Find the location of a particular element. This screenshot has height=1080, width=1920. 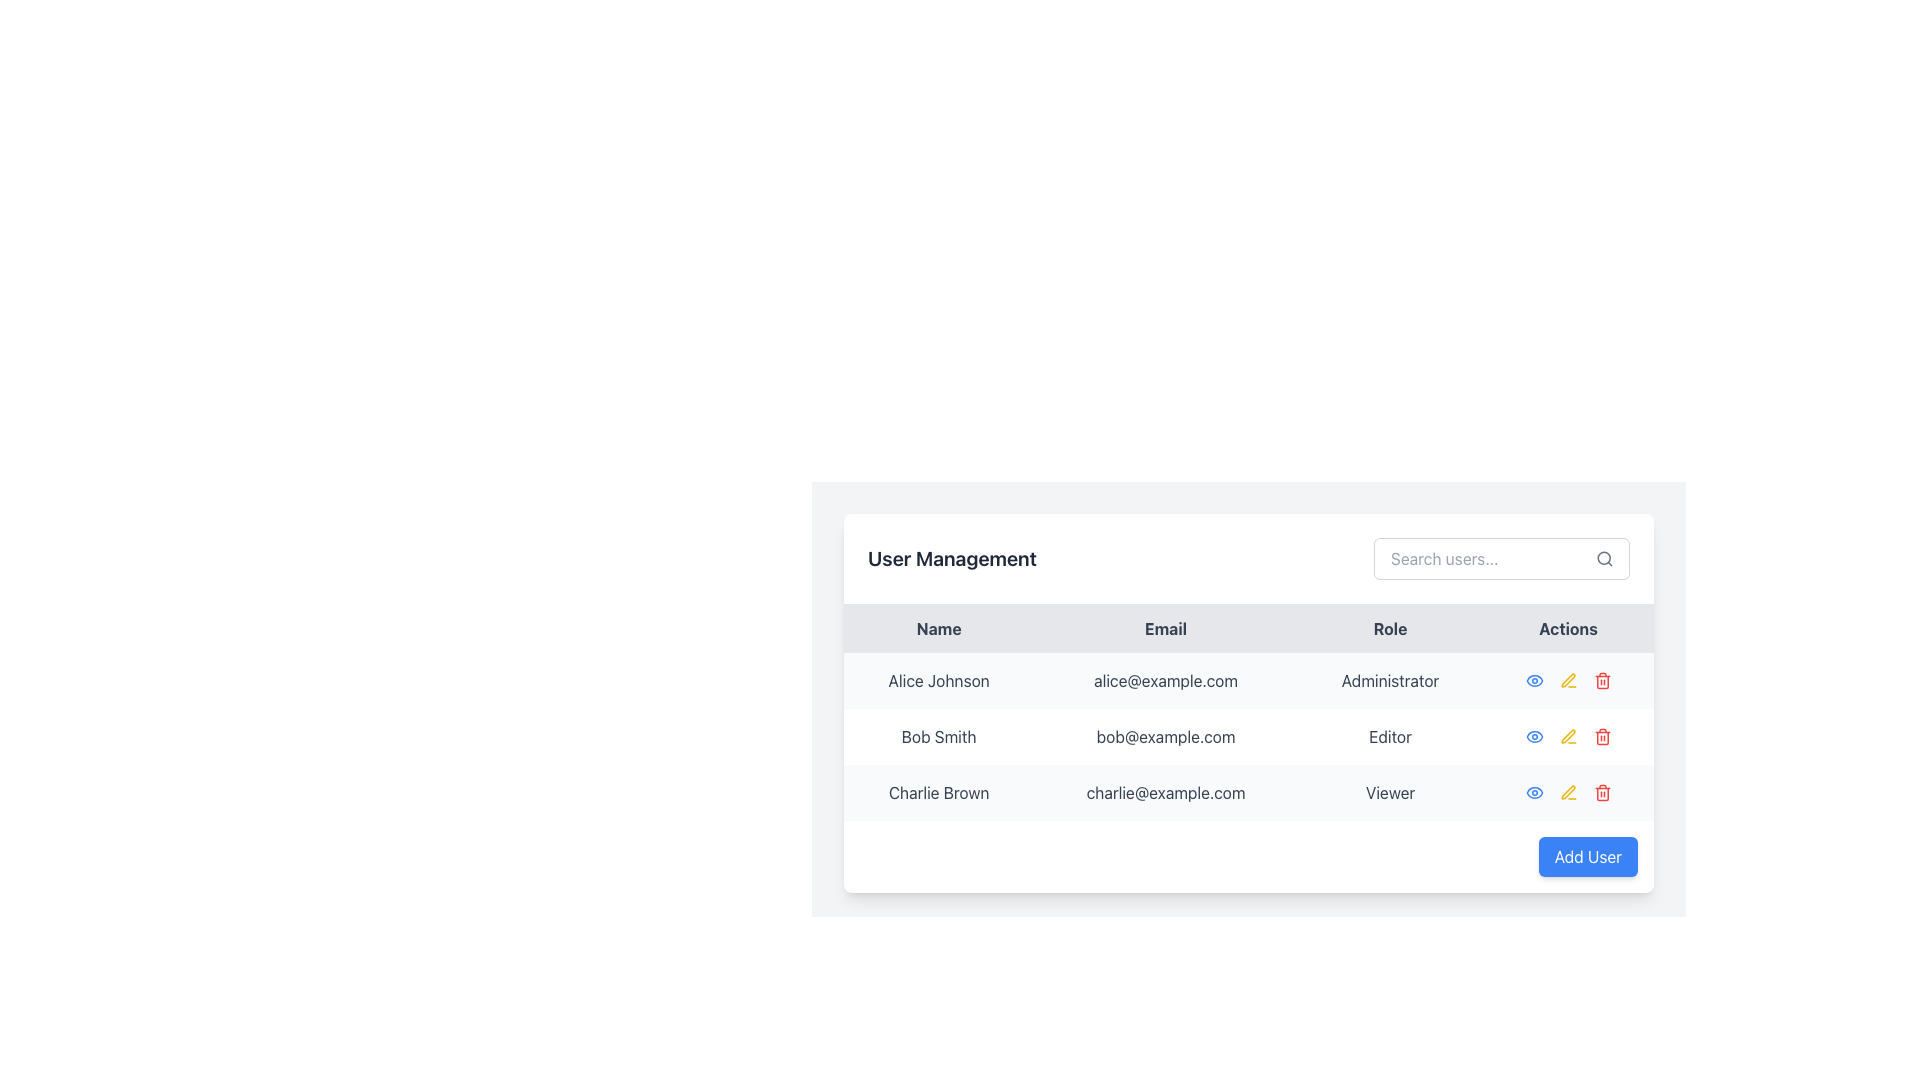

the button located at the bottom-right of the user management panel to change its background color is located at coordinates (1587, 855).